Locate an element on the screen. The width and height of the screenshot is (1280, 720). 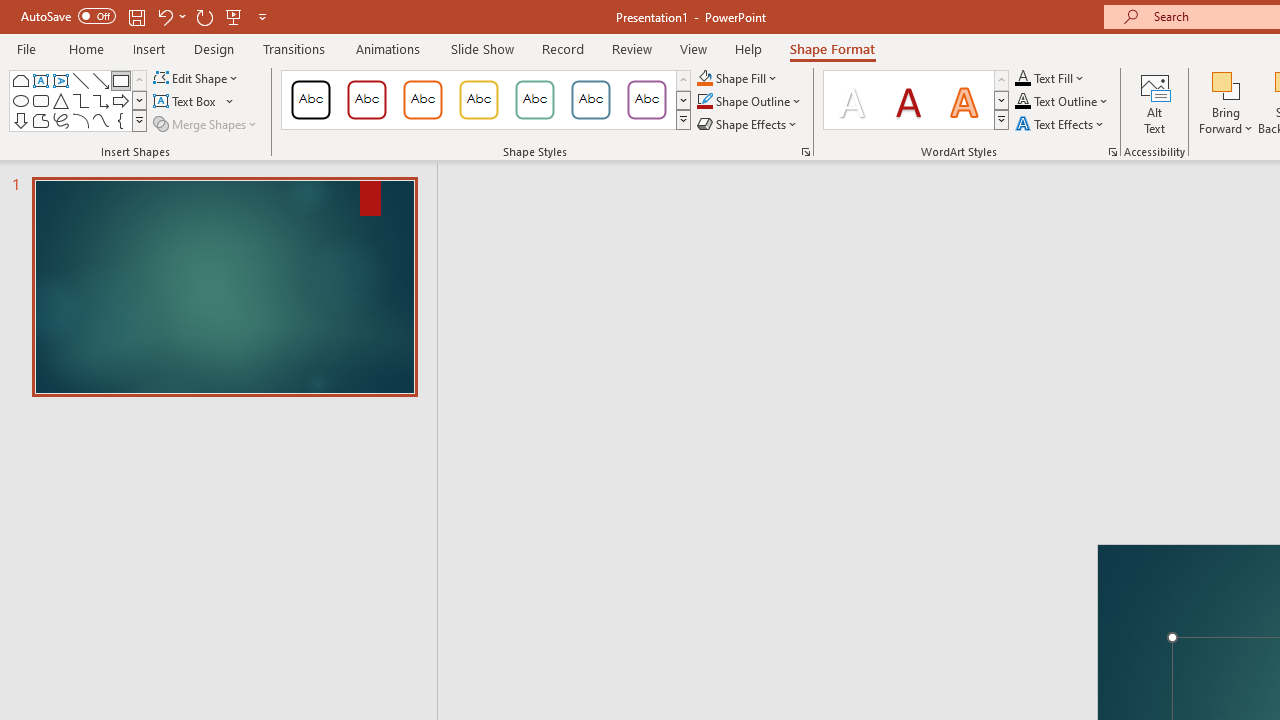
'Fill: White, Text color 1; Shadow' is located at coordinates (853, 100).